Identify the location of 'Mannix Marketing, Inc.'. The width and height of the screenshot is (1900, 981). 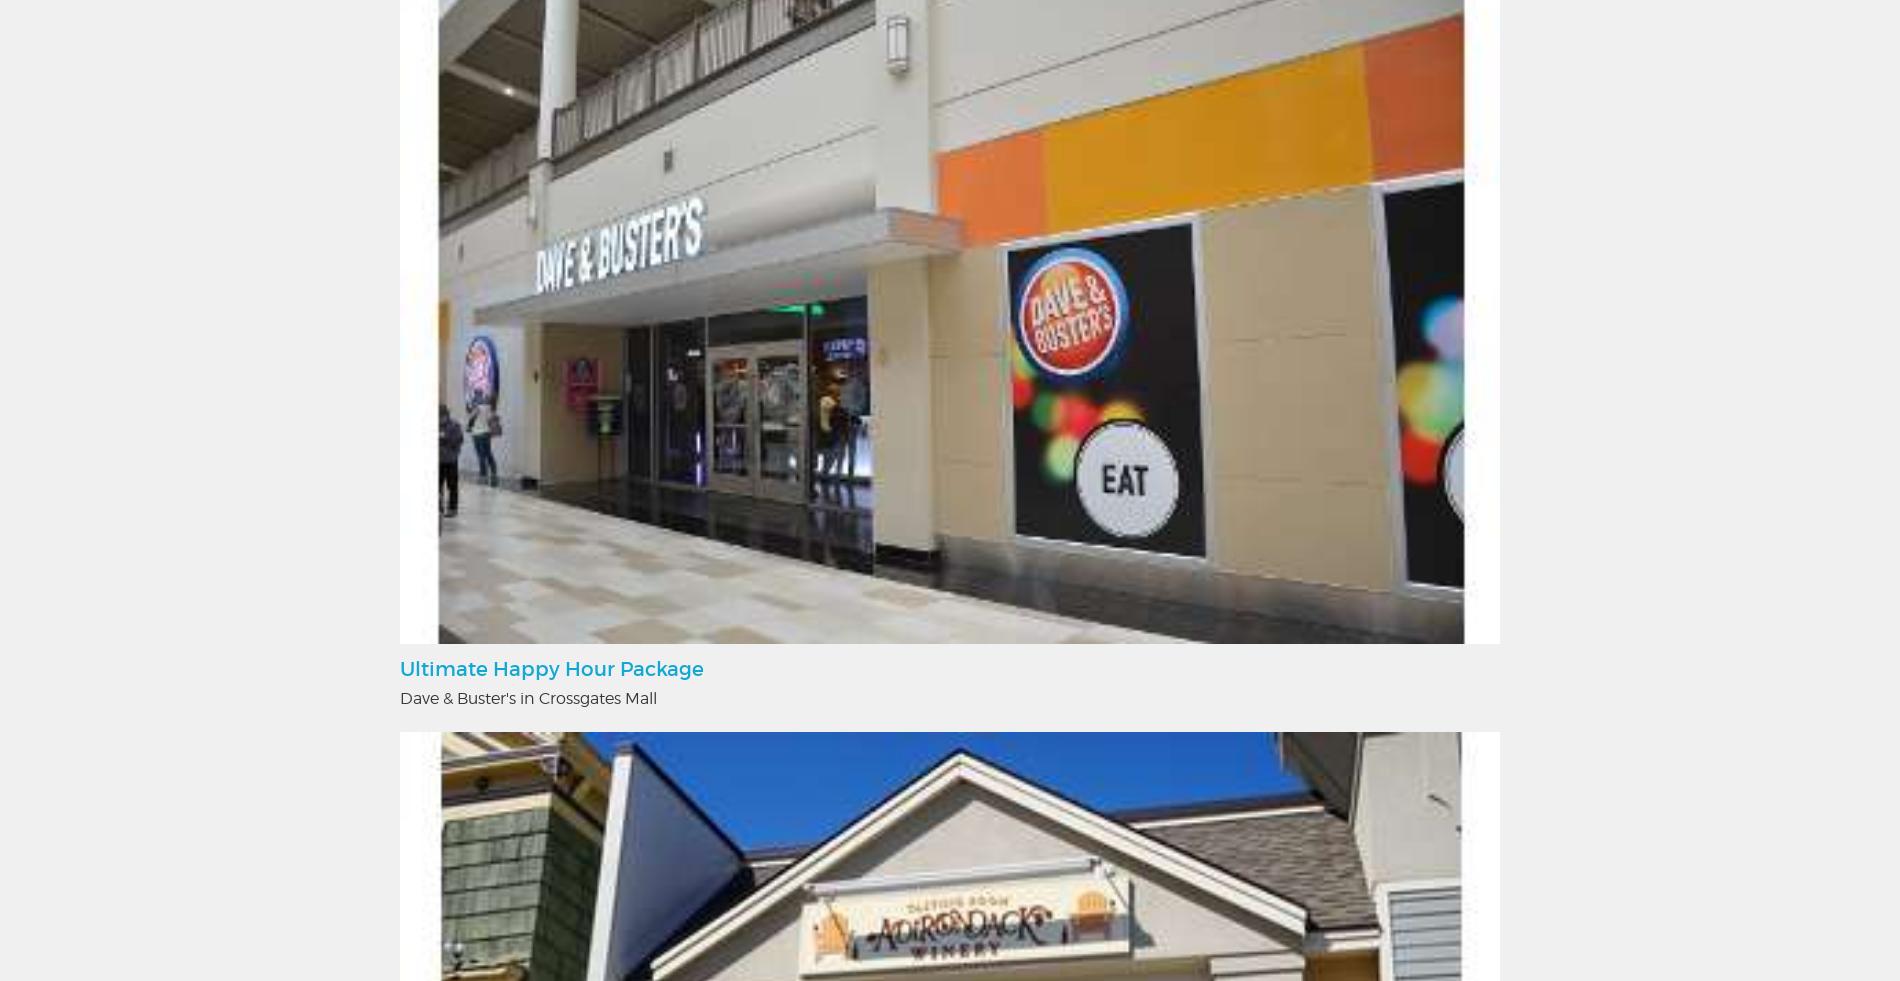
(1236, 236).